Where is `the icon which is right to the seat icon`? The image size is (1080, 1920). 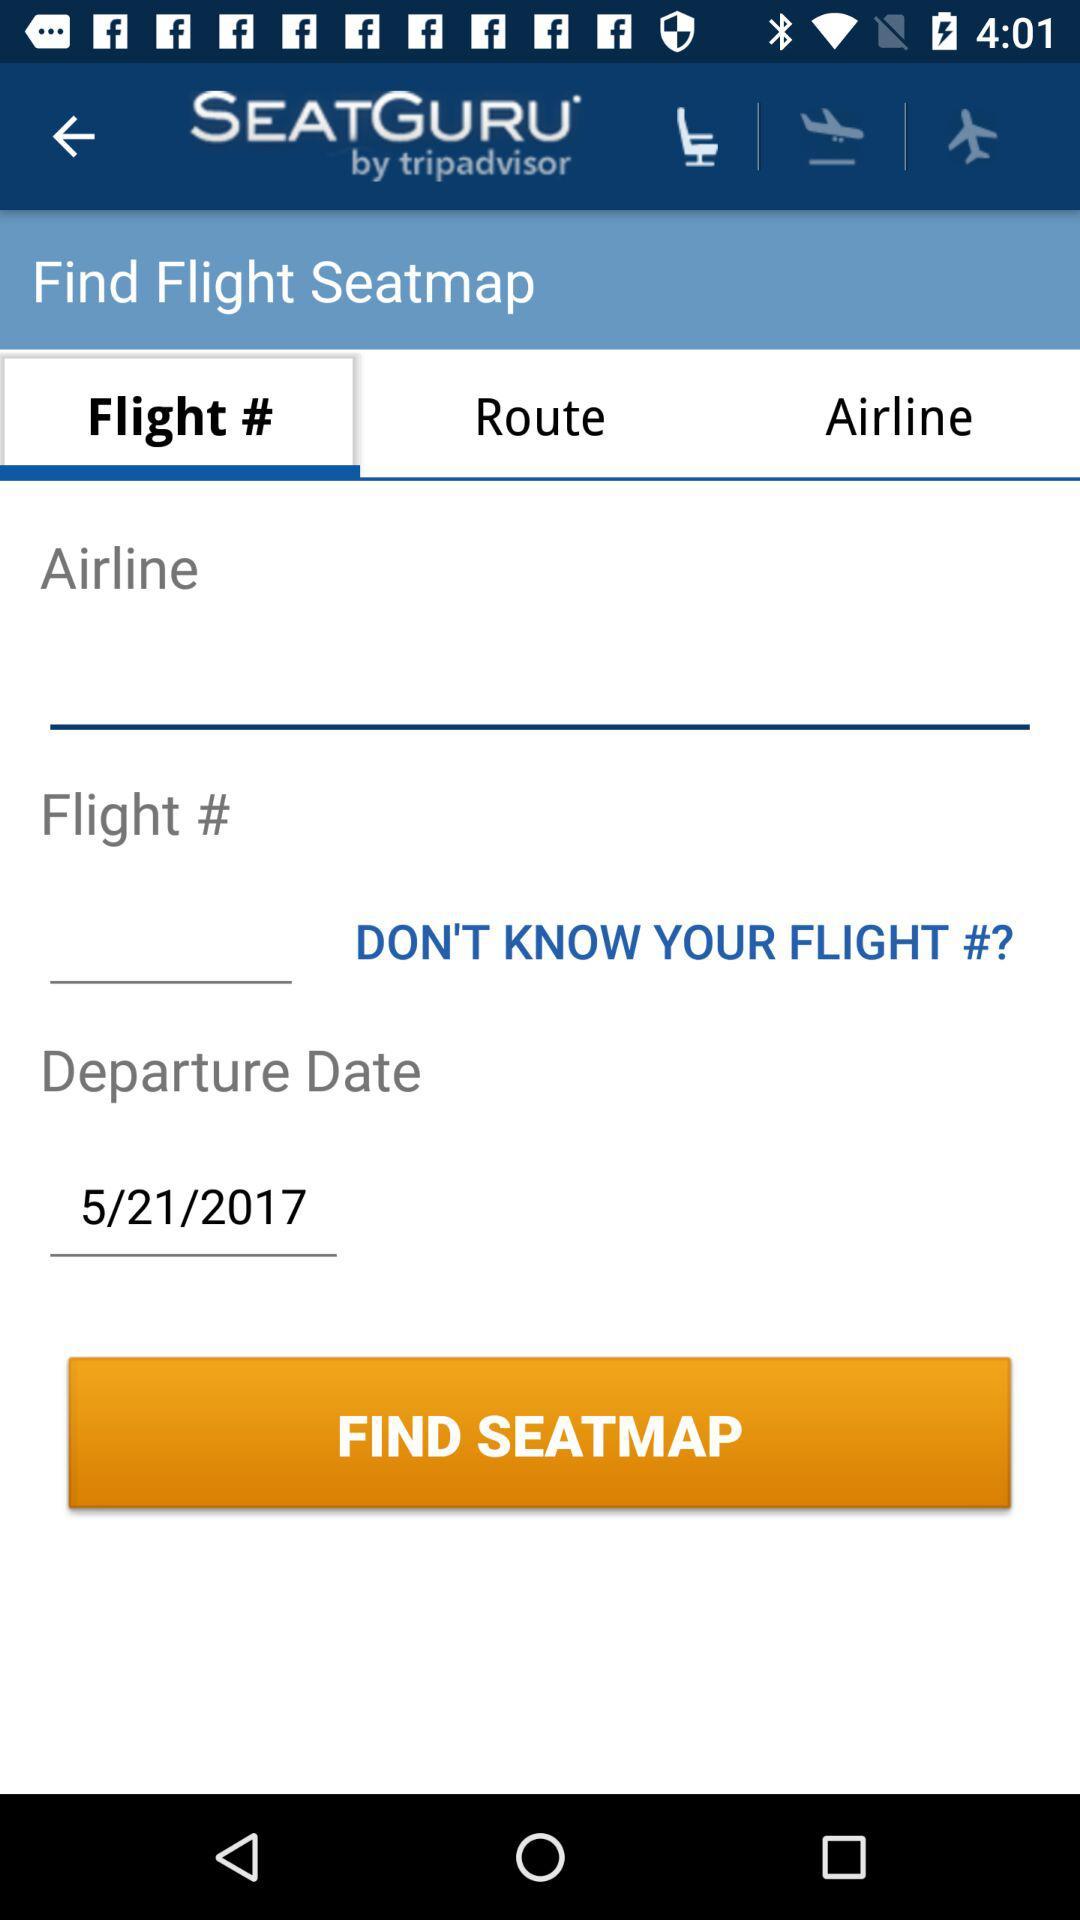
the icon which is right to the seat icon is located at coordinates (833, 135).